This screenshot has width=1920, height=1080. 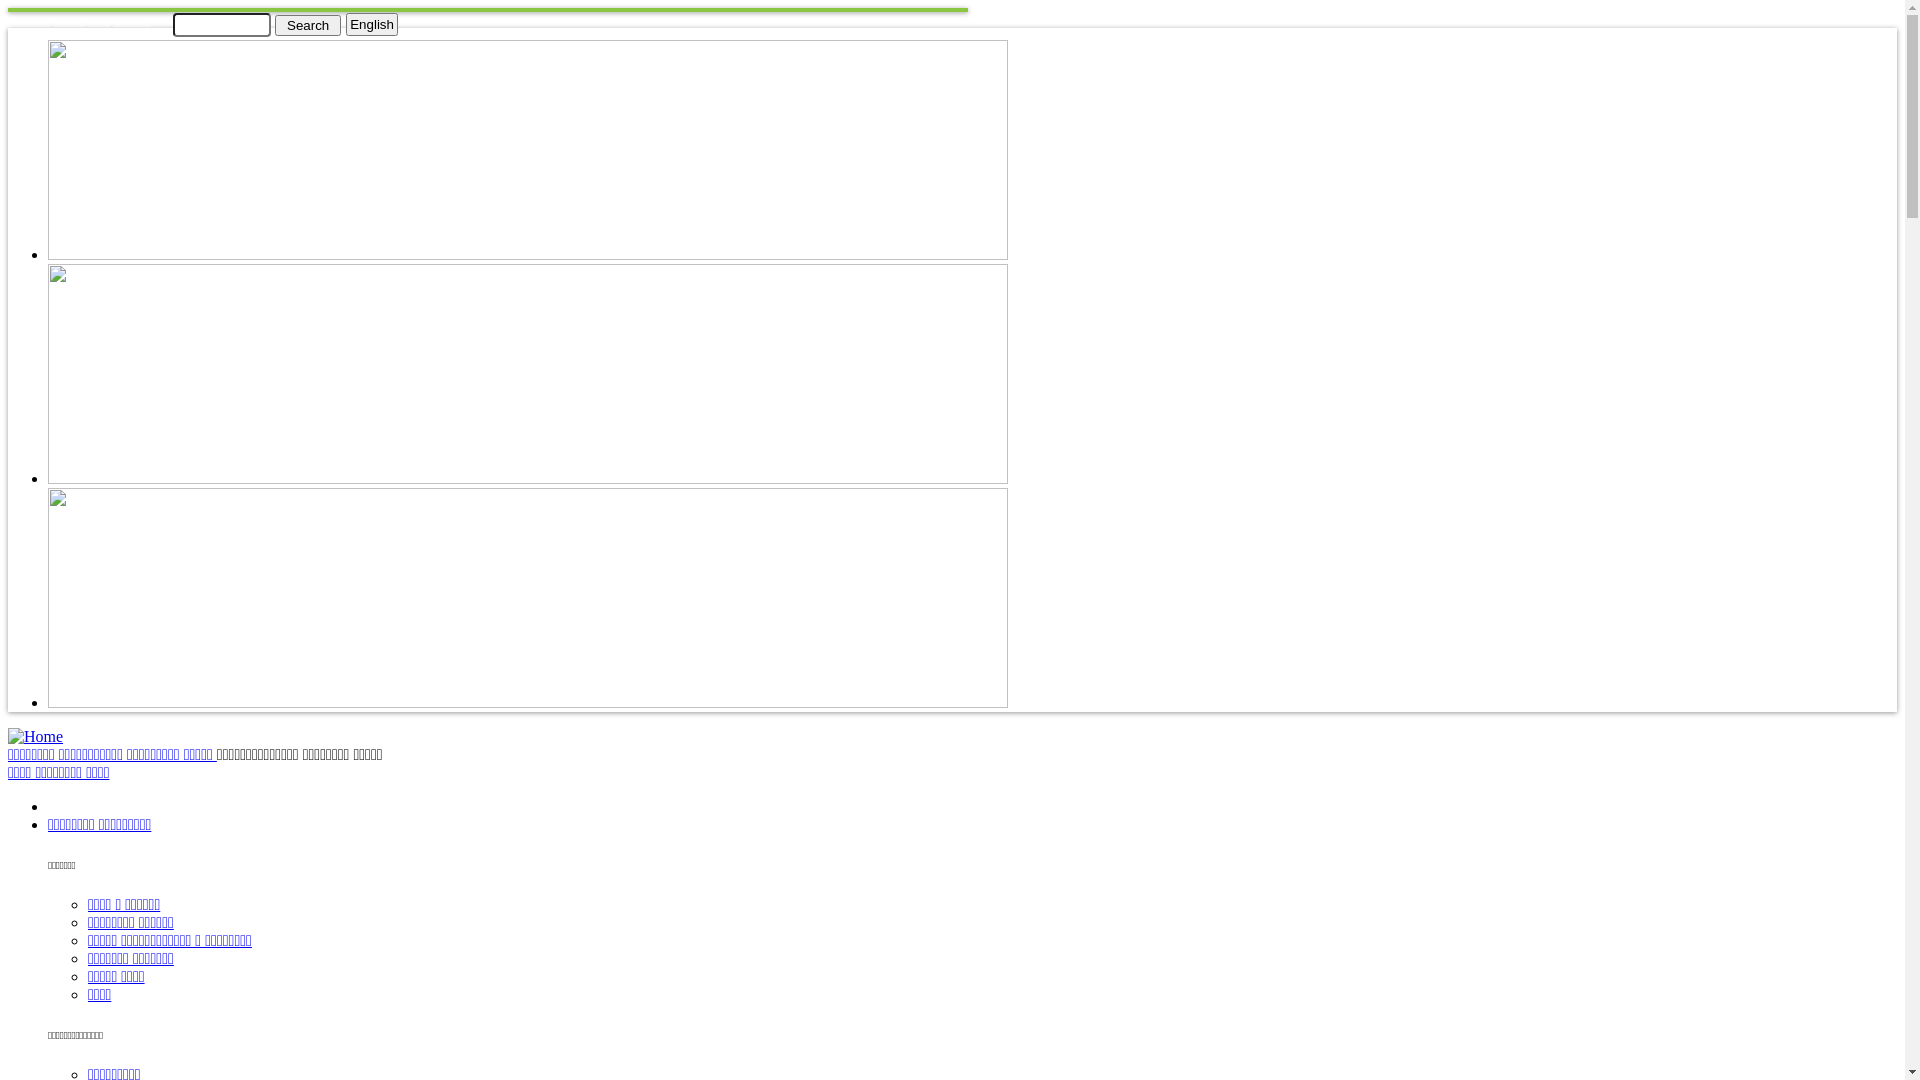 What do you see at coordinates (372, 24) in the screenshot?
I see `'English'` at bounding box center [372, 24].